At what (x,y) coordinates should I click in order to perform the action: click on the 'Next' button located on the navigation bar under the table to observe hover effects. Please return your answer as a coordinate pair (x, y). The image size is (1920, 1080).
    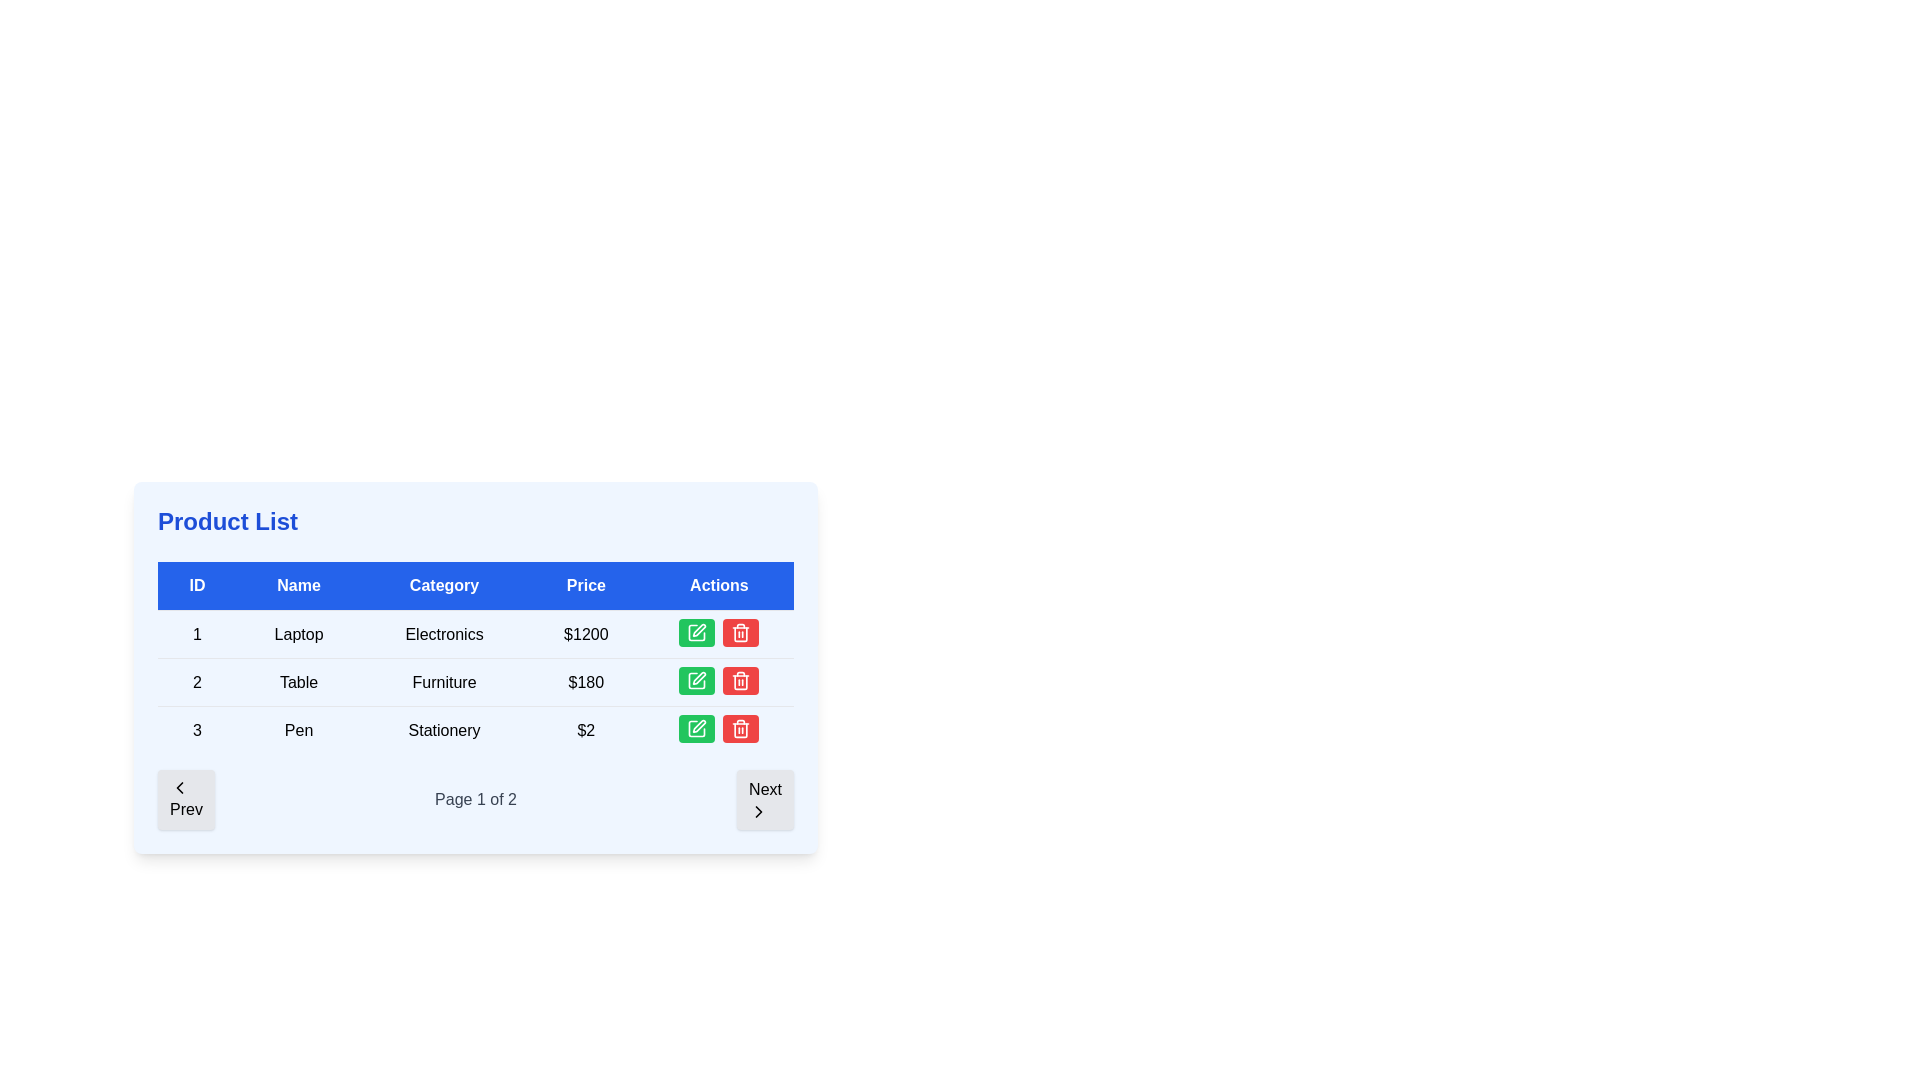
    Looking at the image, I should click on (764, 798).